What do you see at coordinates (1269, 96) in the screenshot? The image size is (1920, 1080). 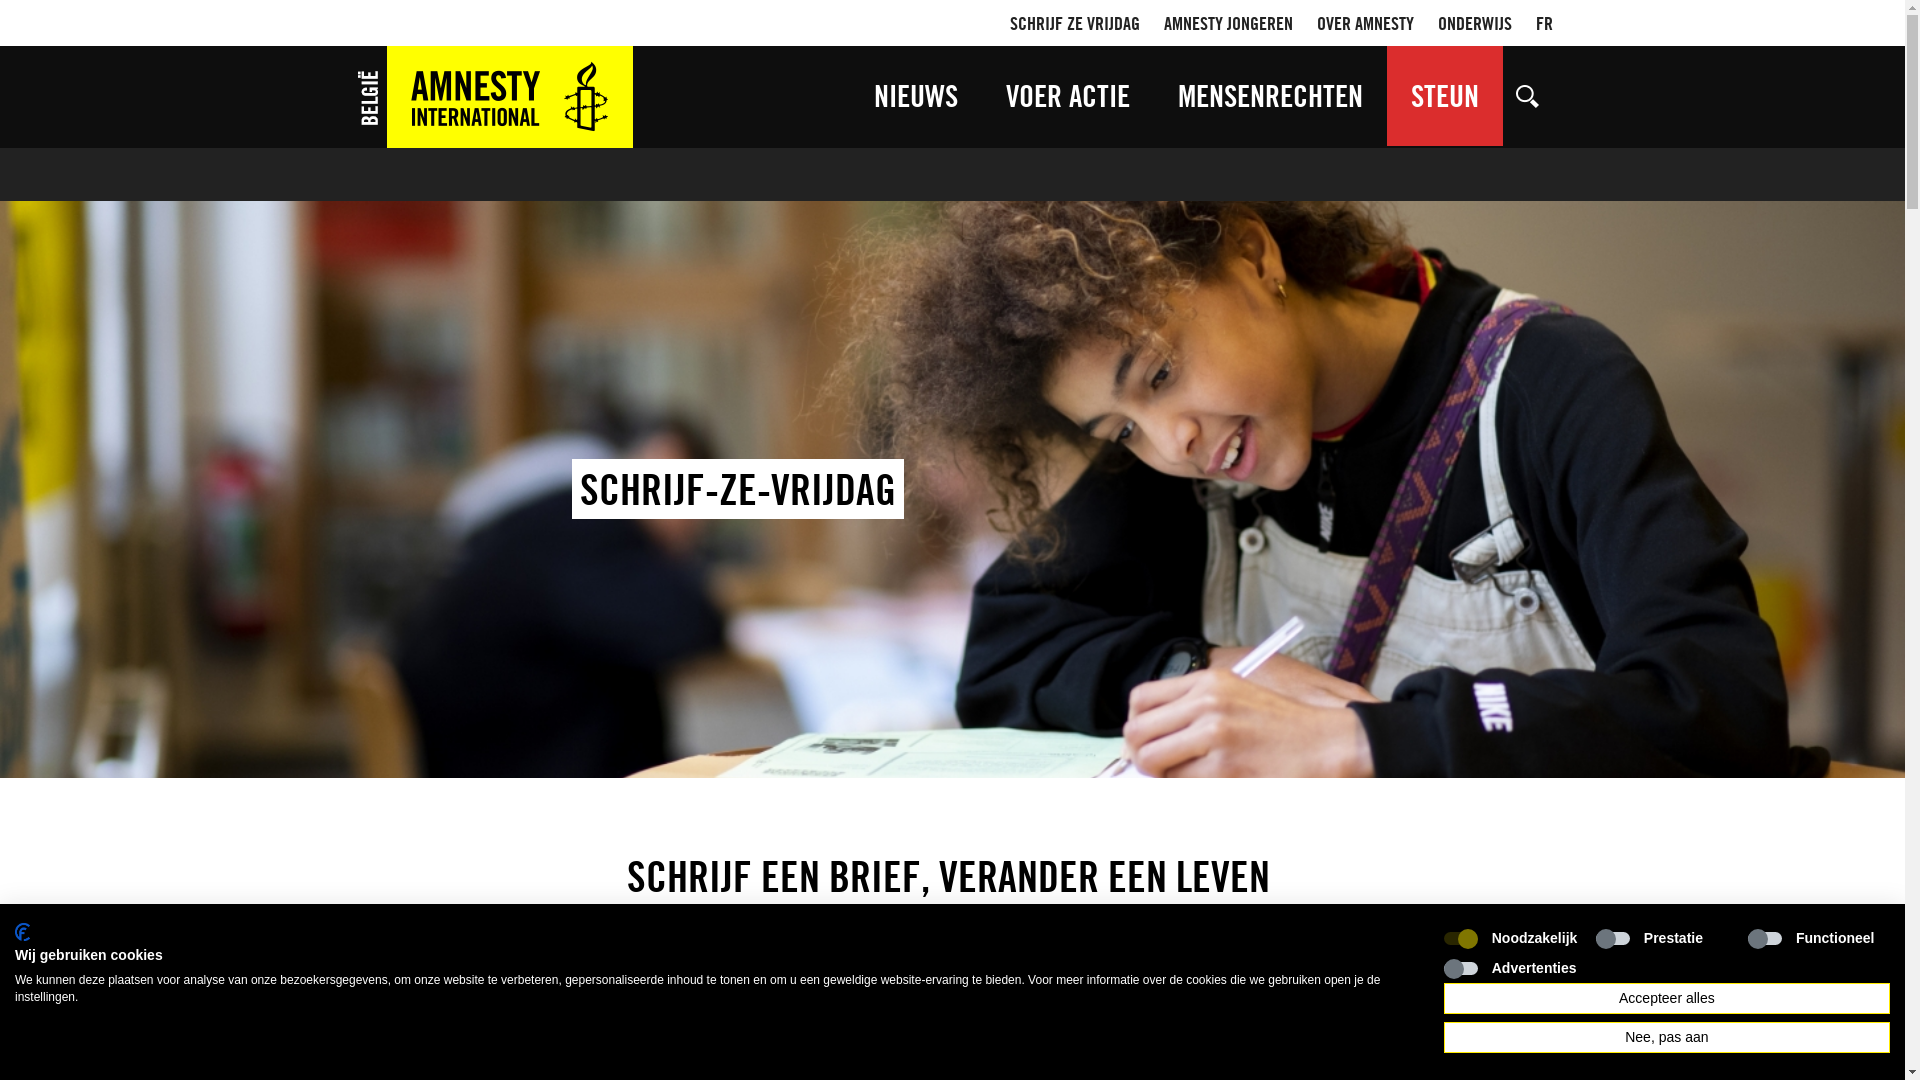 I see `'MENSENRECHTEN'` at bounding box center [1269, 96].